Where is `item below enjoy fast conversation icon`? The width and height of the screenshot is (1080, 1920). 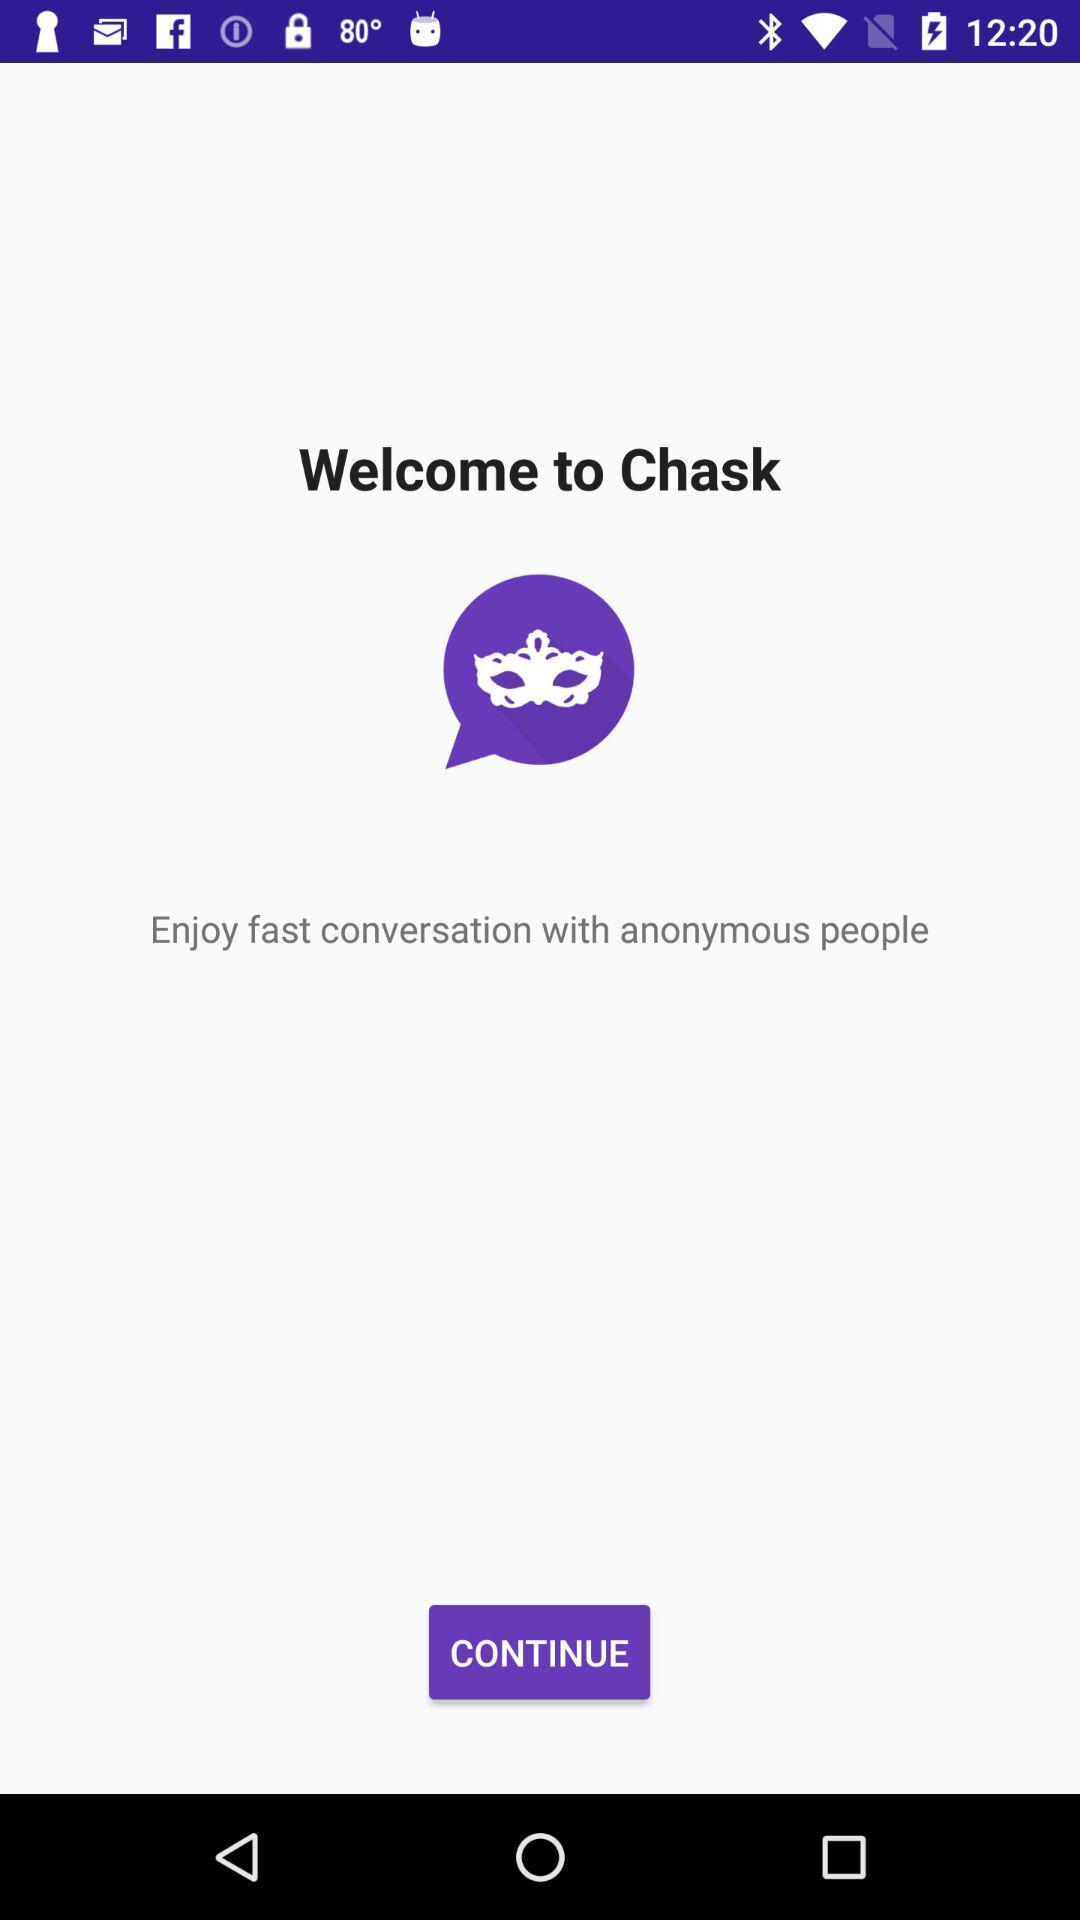
item below enjoy fast conversation icon is located at coordinates (538, 1652).